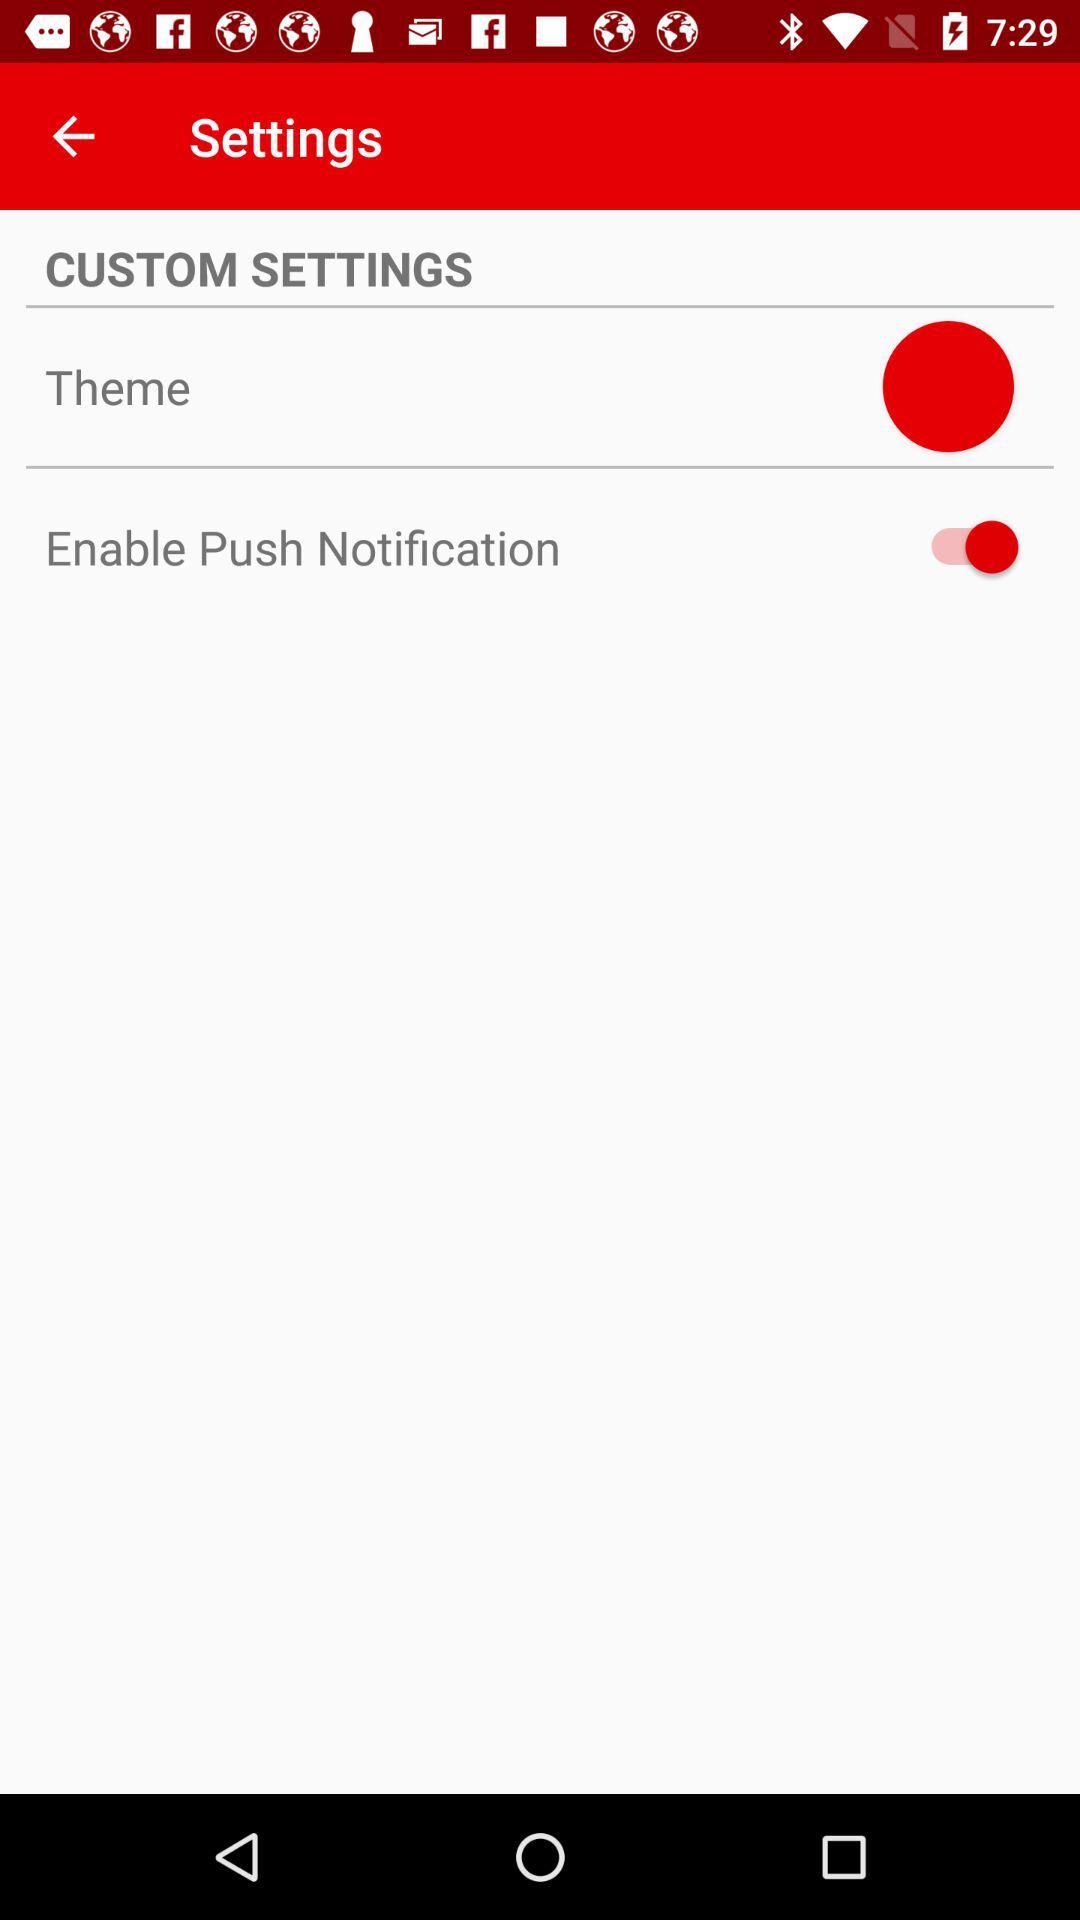 This screenshot has width=1080, height=1920. I want to click on the icon next to enable push notification item, so click(964, 547).